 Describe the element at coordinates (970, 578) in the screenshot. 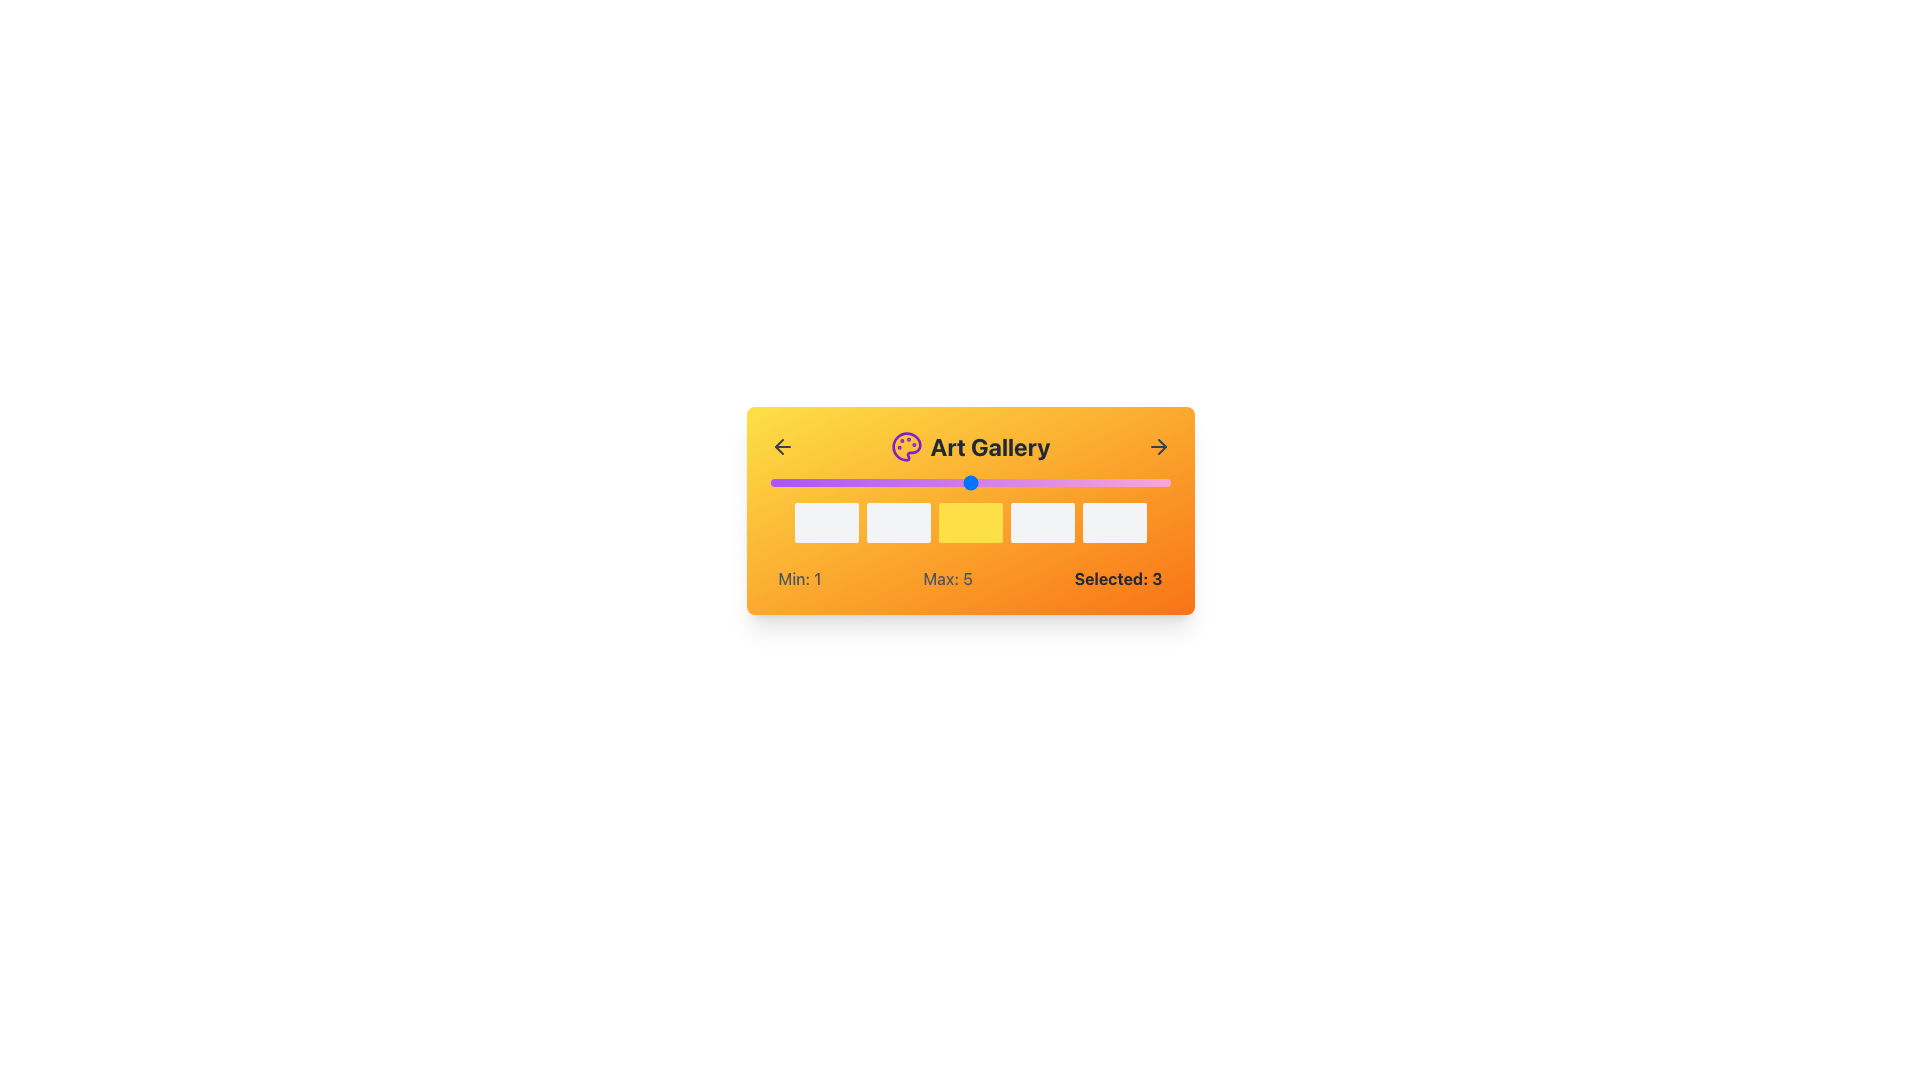

I see `the Text Display that shows 'Min: 1', 'Max: 5', and 'Selected: 3'` at that location.